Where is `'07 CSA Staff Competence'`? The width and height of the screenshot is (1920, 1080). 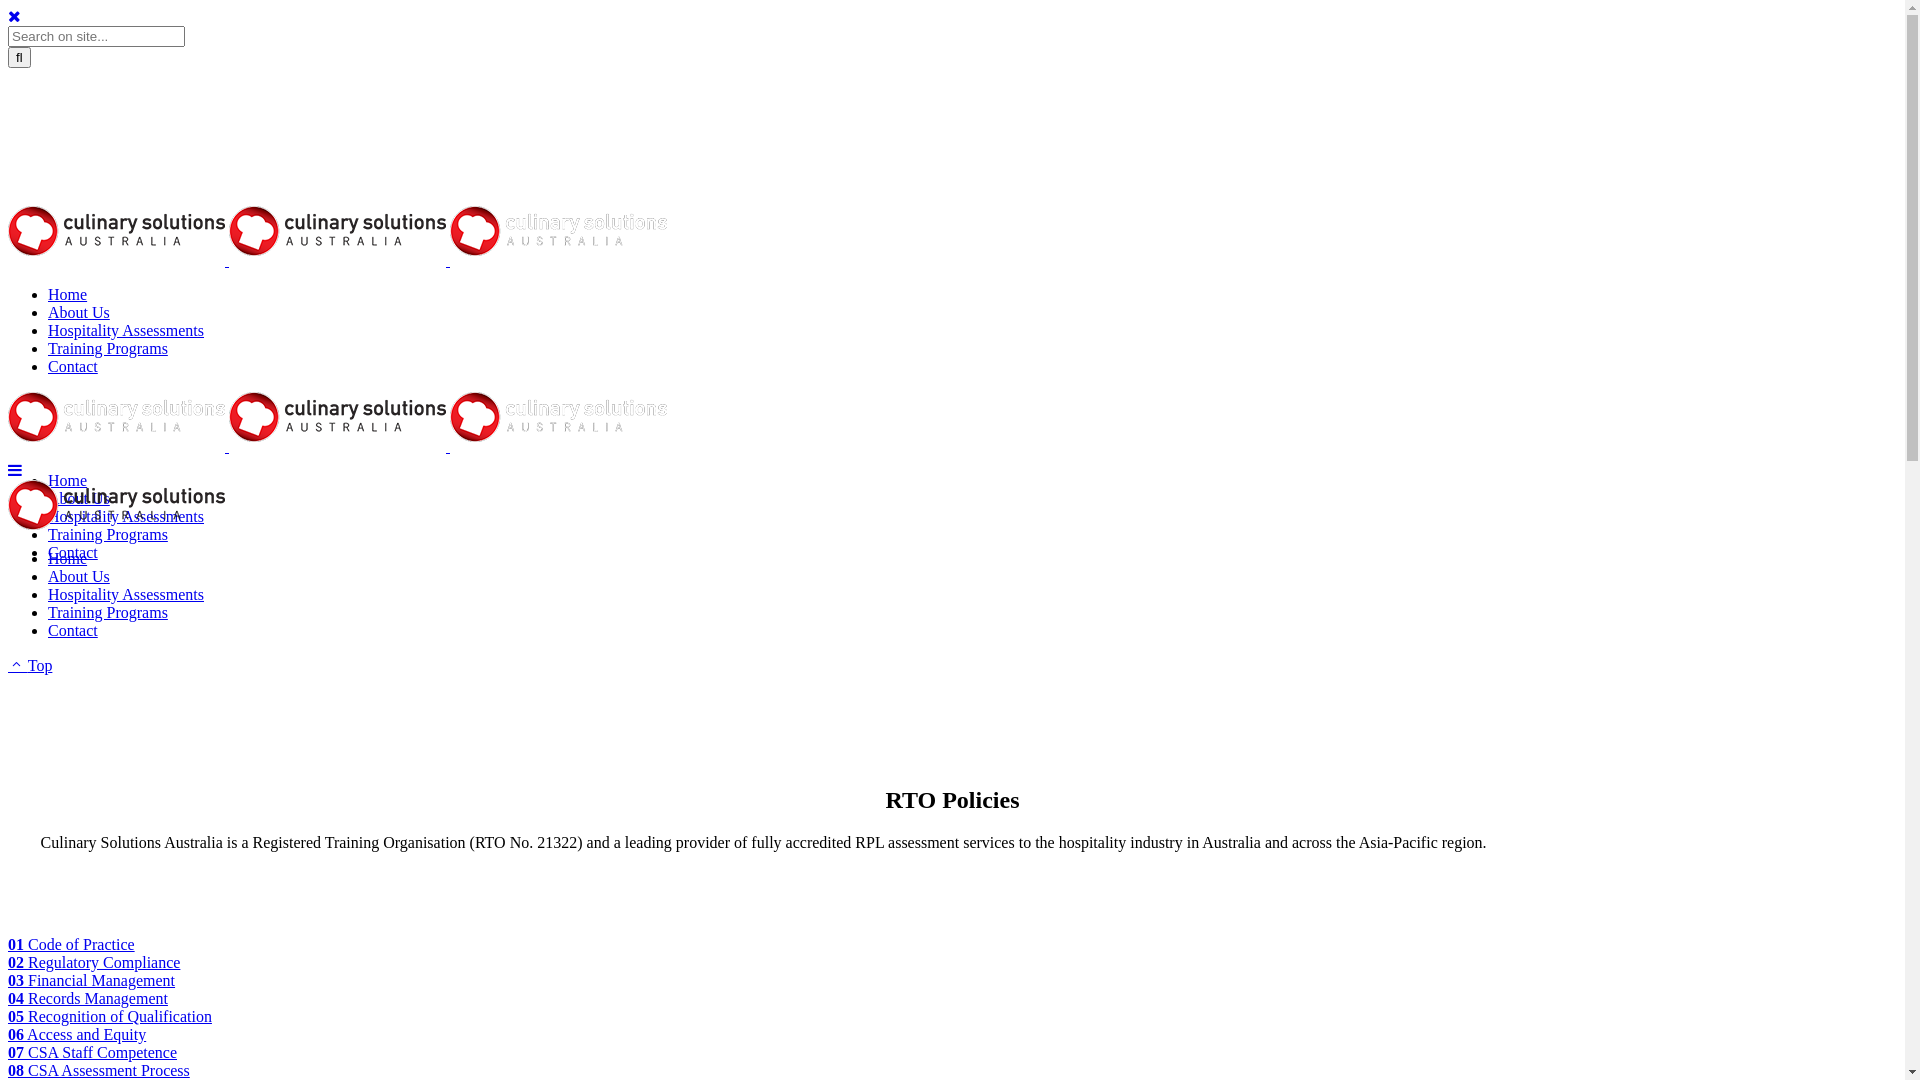
'07 CSA Staff Competence' is located at coordinates (8, 1051).